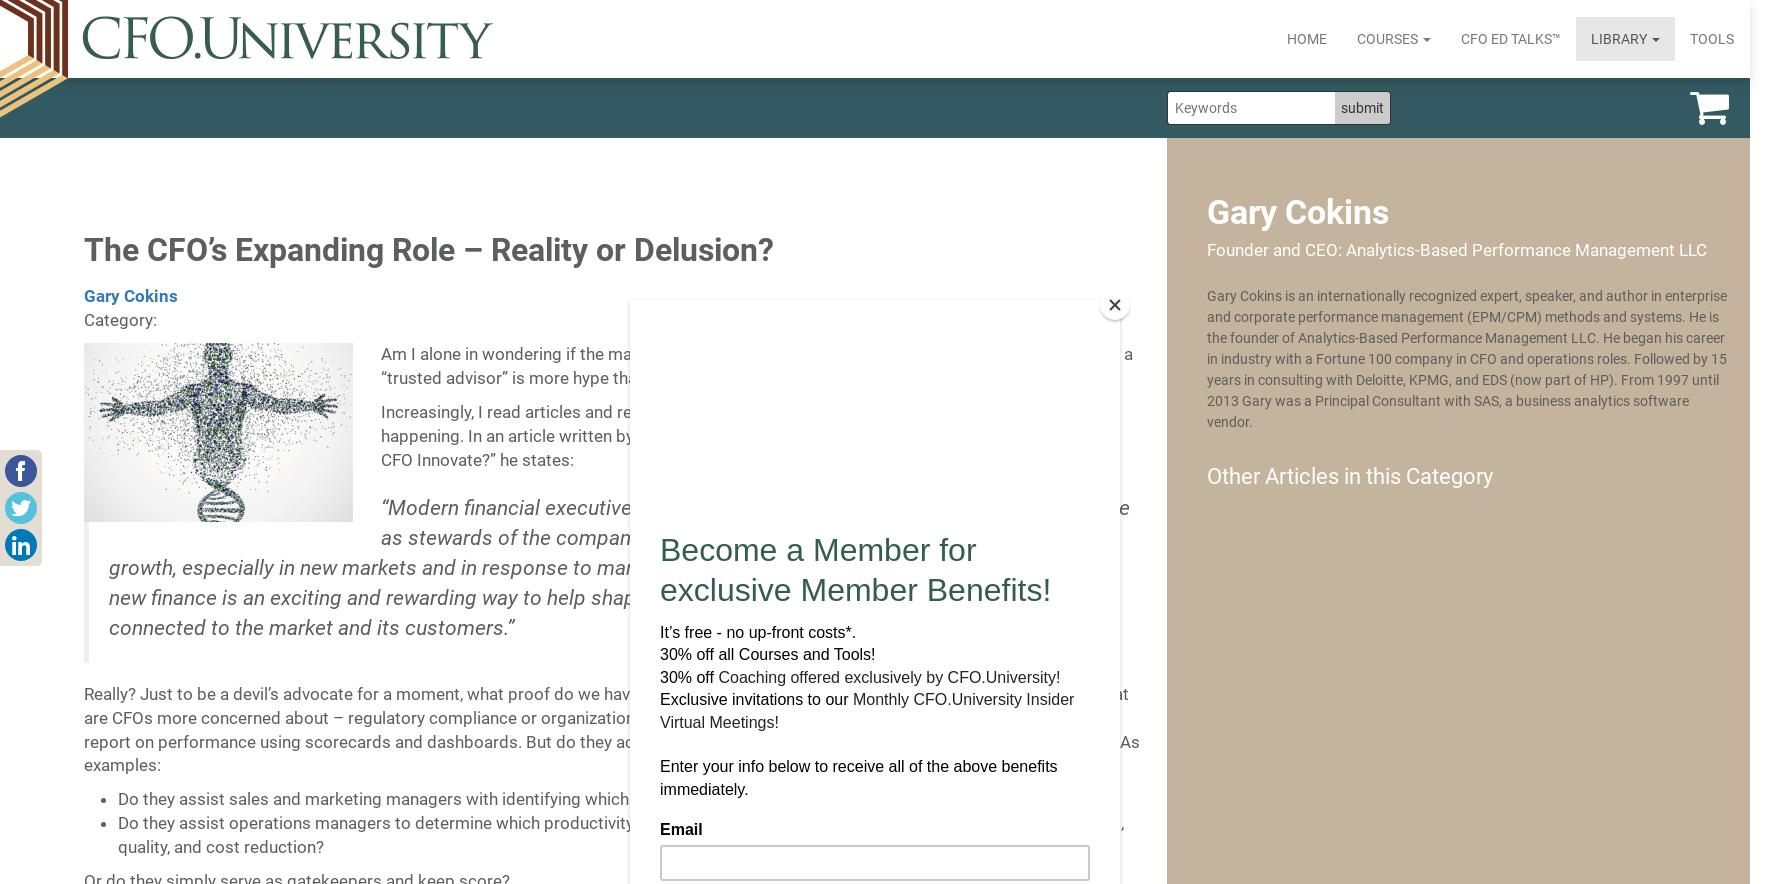 Image resolution: width=1776 pixels, height=884 pixels. I want to click on 'Am I alone in wondering if the many references and articles concerning the CFO’s emerging role as a “trusted advisor” is more hype than reality?', so click(755, 364).